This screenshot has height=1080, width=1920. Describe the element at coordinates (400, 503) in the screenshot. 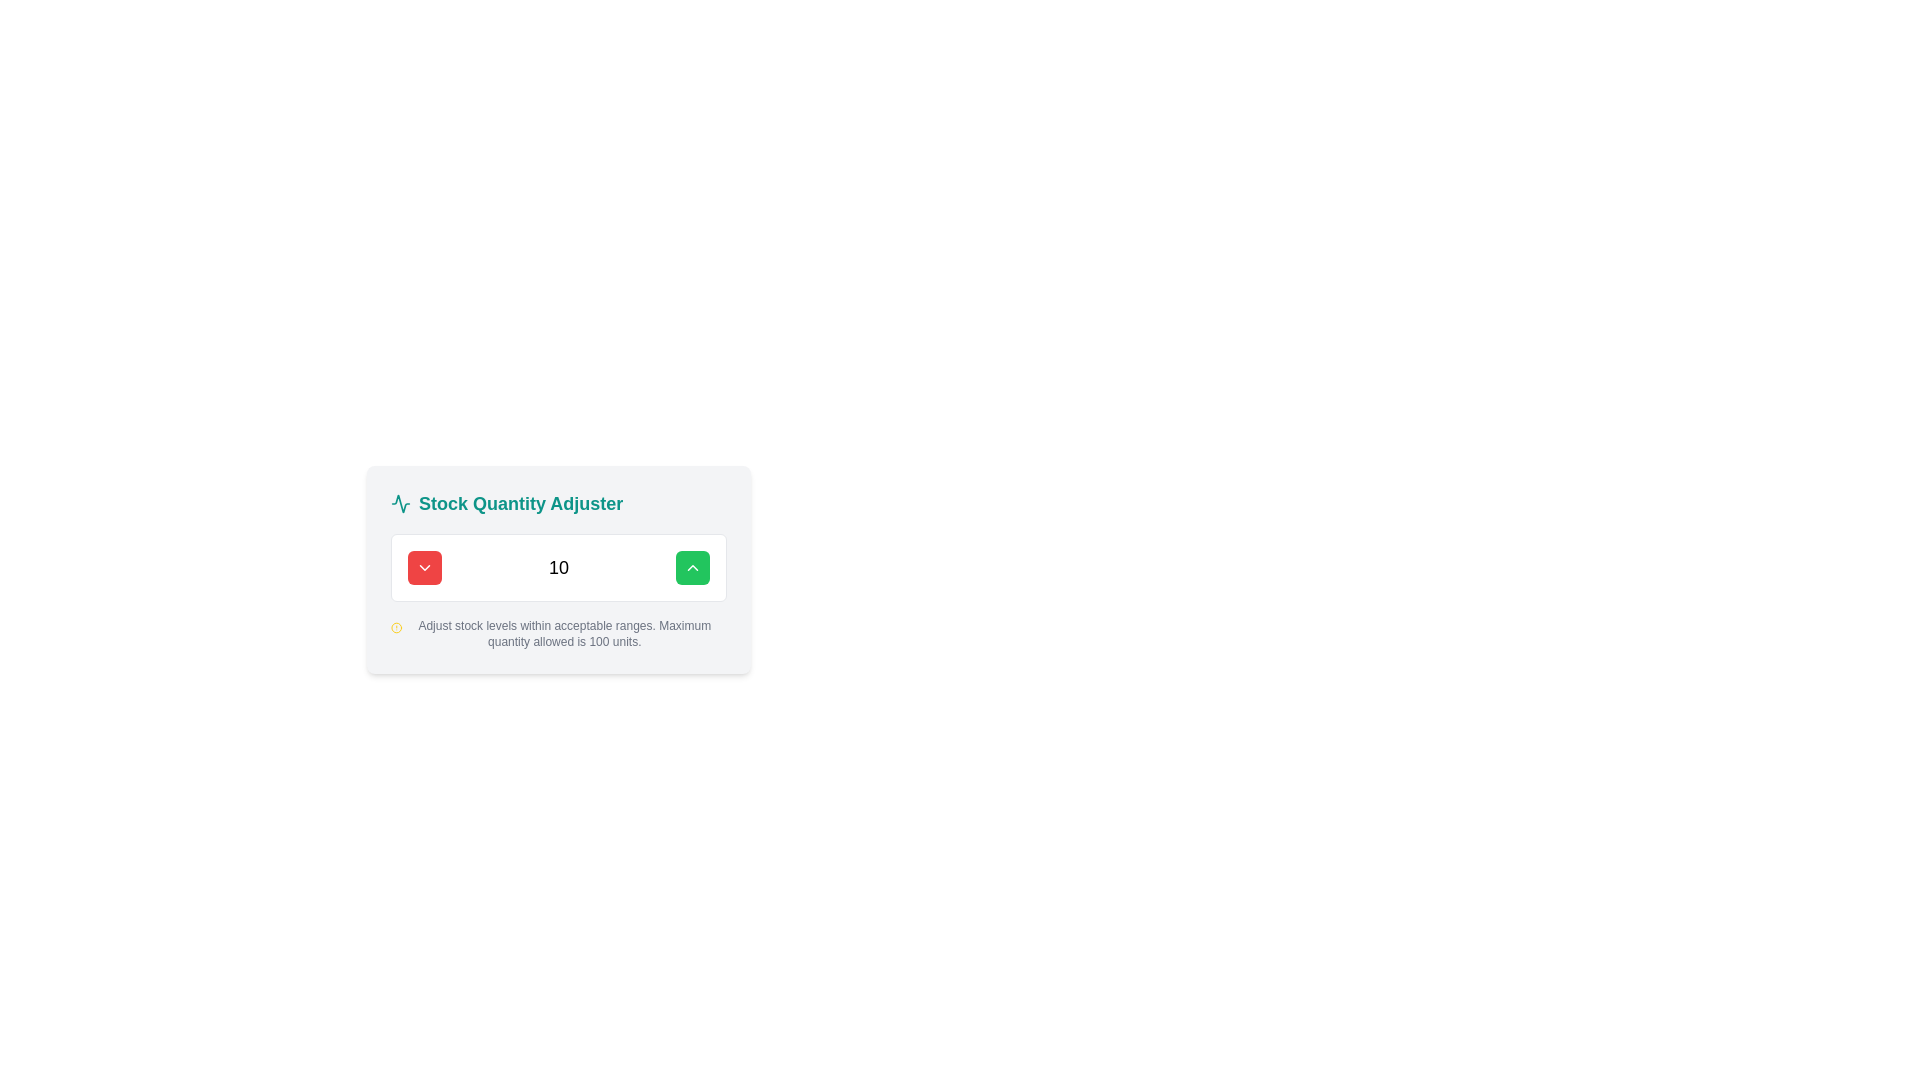

I see `the decorative 'activity' or 'status' icon located to the left of the 'Stock Quantity Adjuster' text in the top-left corner of the widget` at that location.